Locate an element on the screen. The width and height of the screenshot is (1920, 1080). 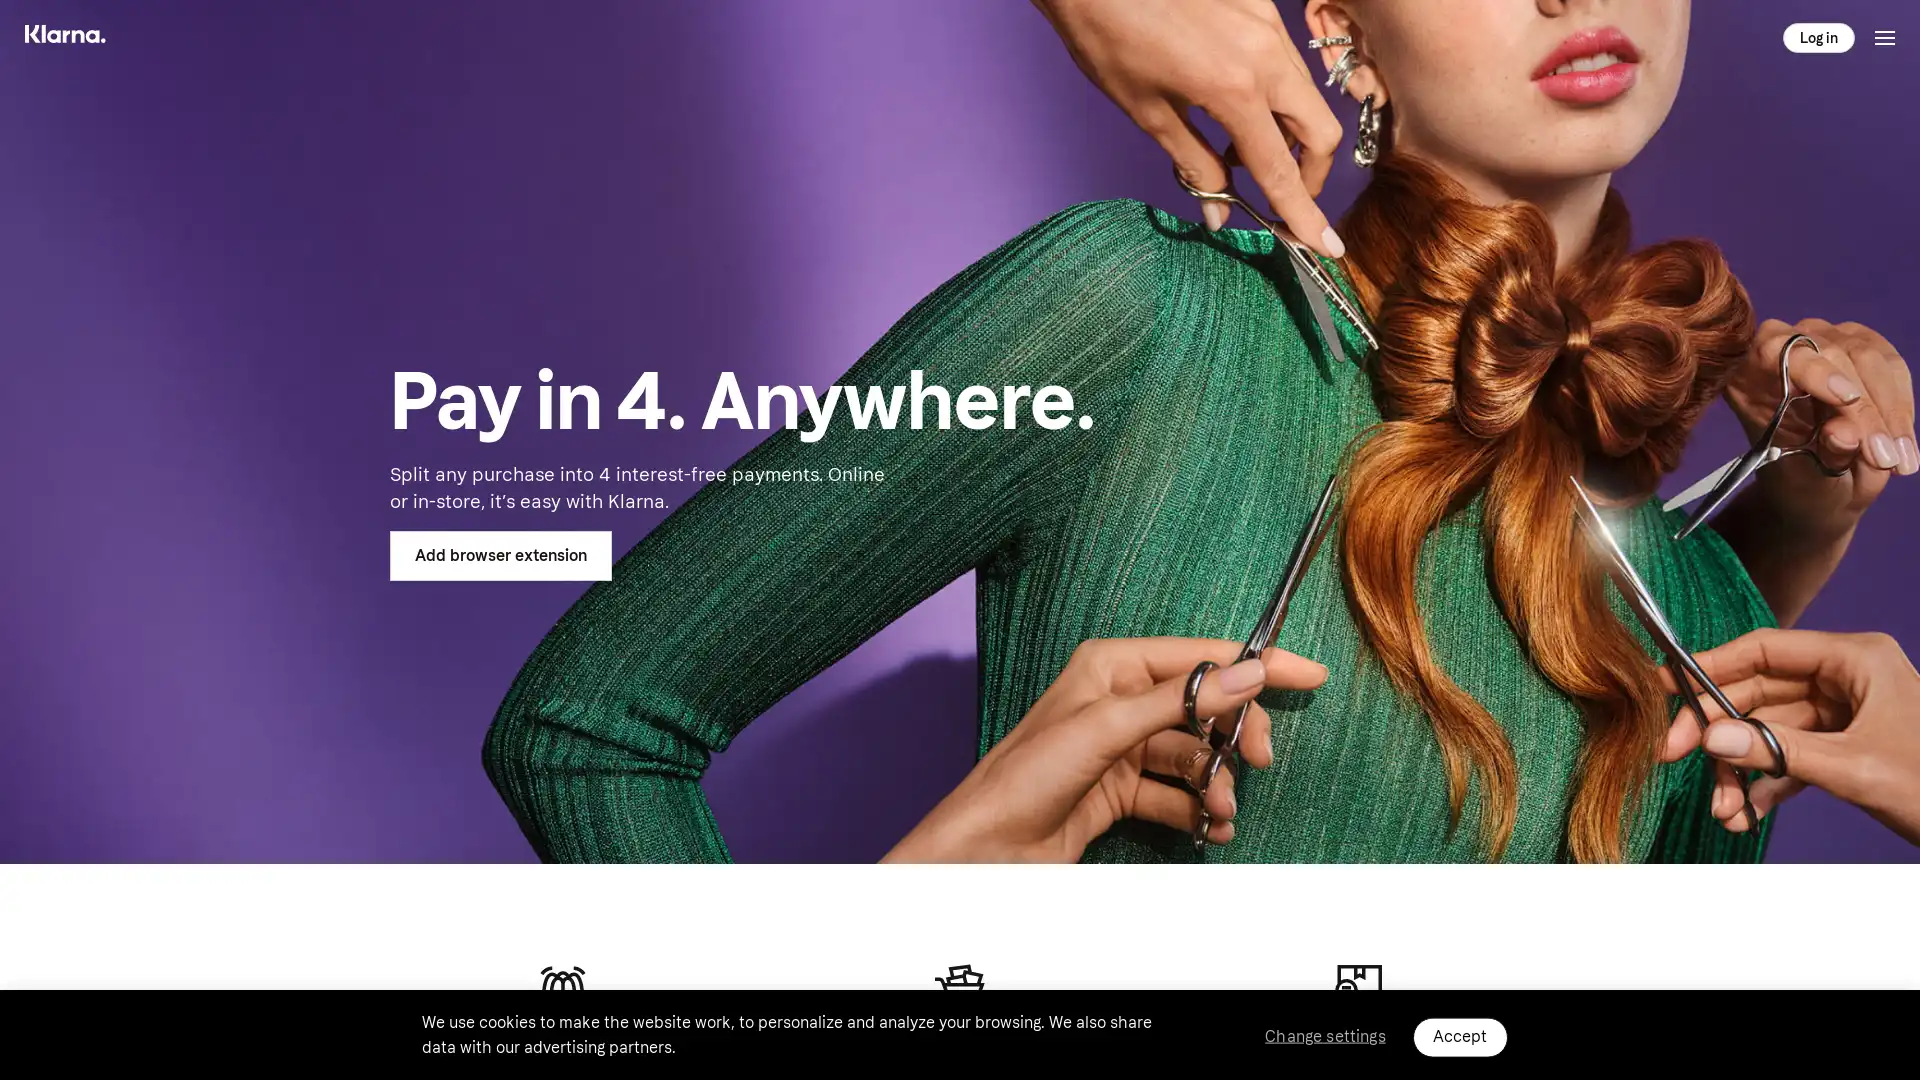
Change settings is located at coordinates (1324, 1035).